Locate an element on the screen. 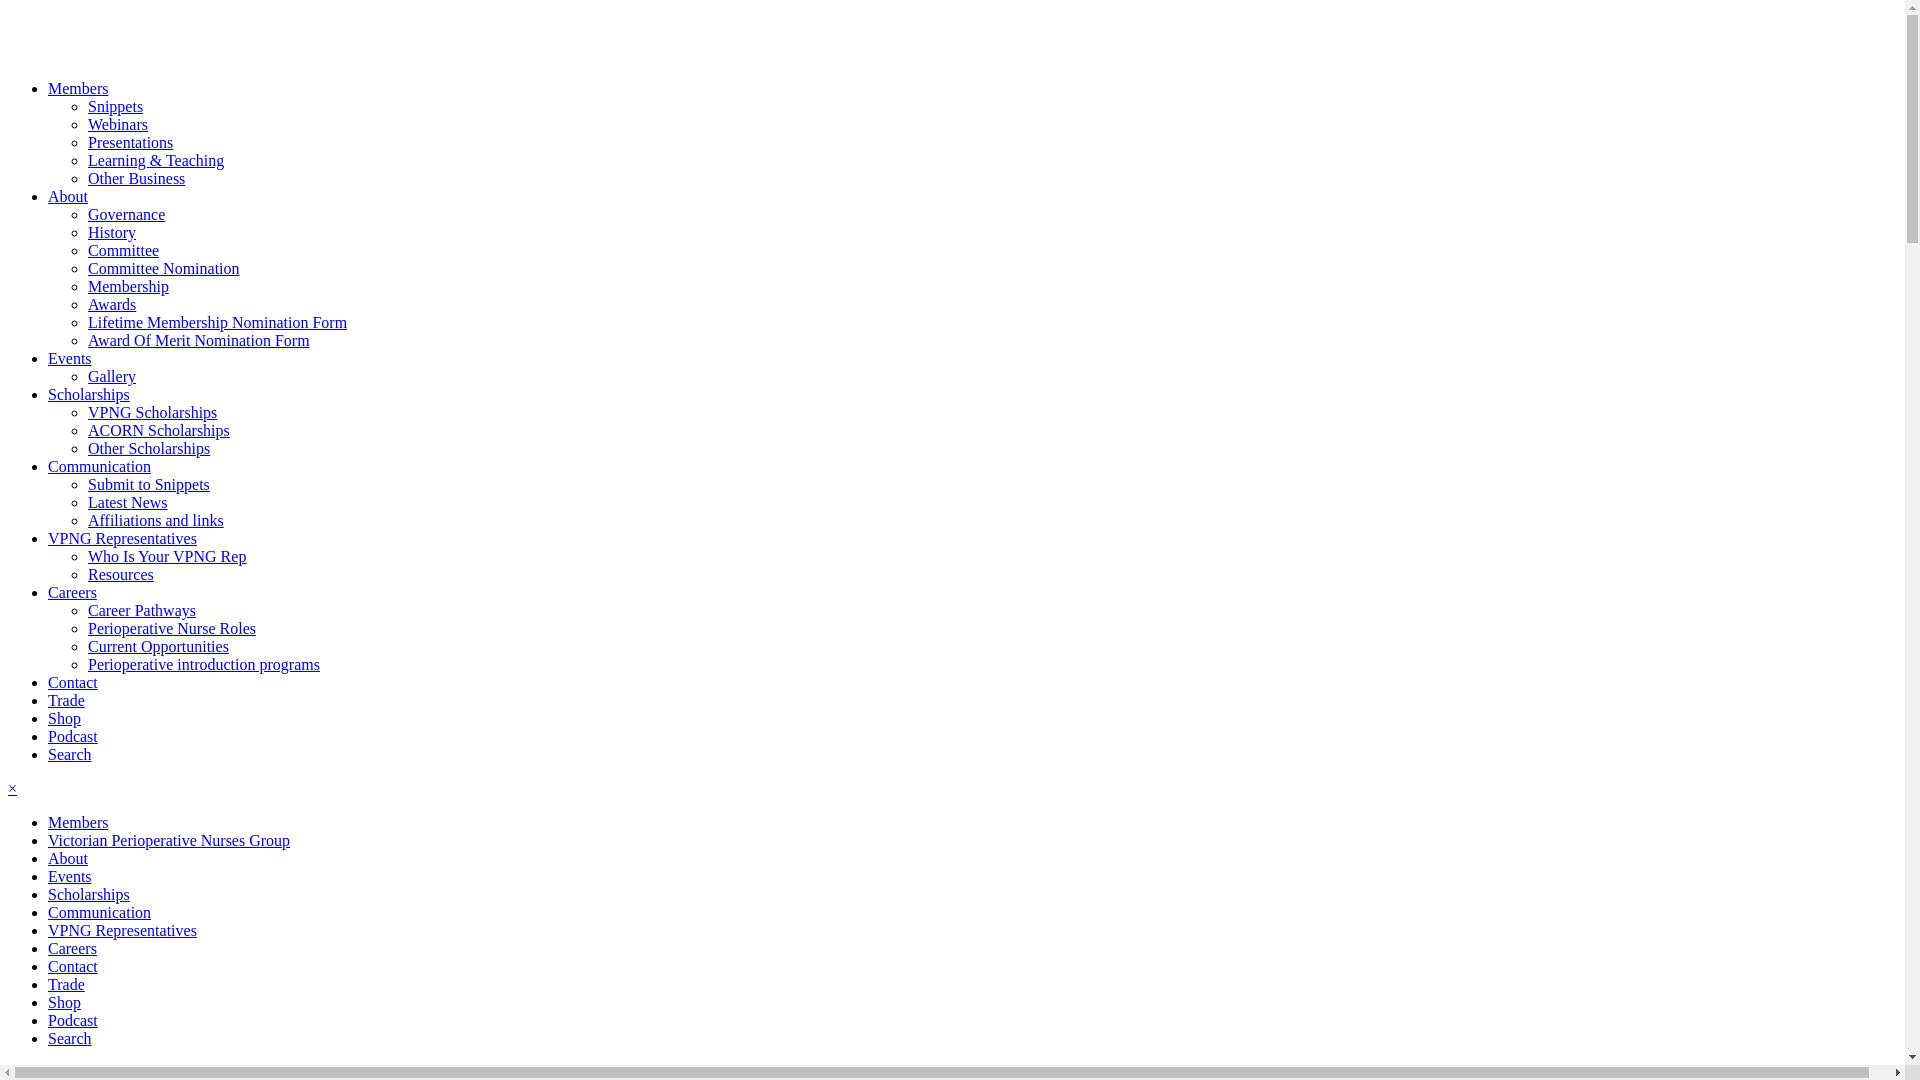 The image size is (1920, 1080). 'Other Business' is located at coordinates (135, 177).